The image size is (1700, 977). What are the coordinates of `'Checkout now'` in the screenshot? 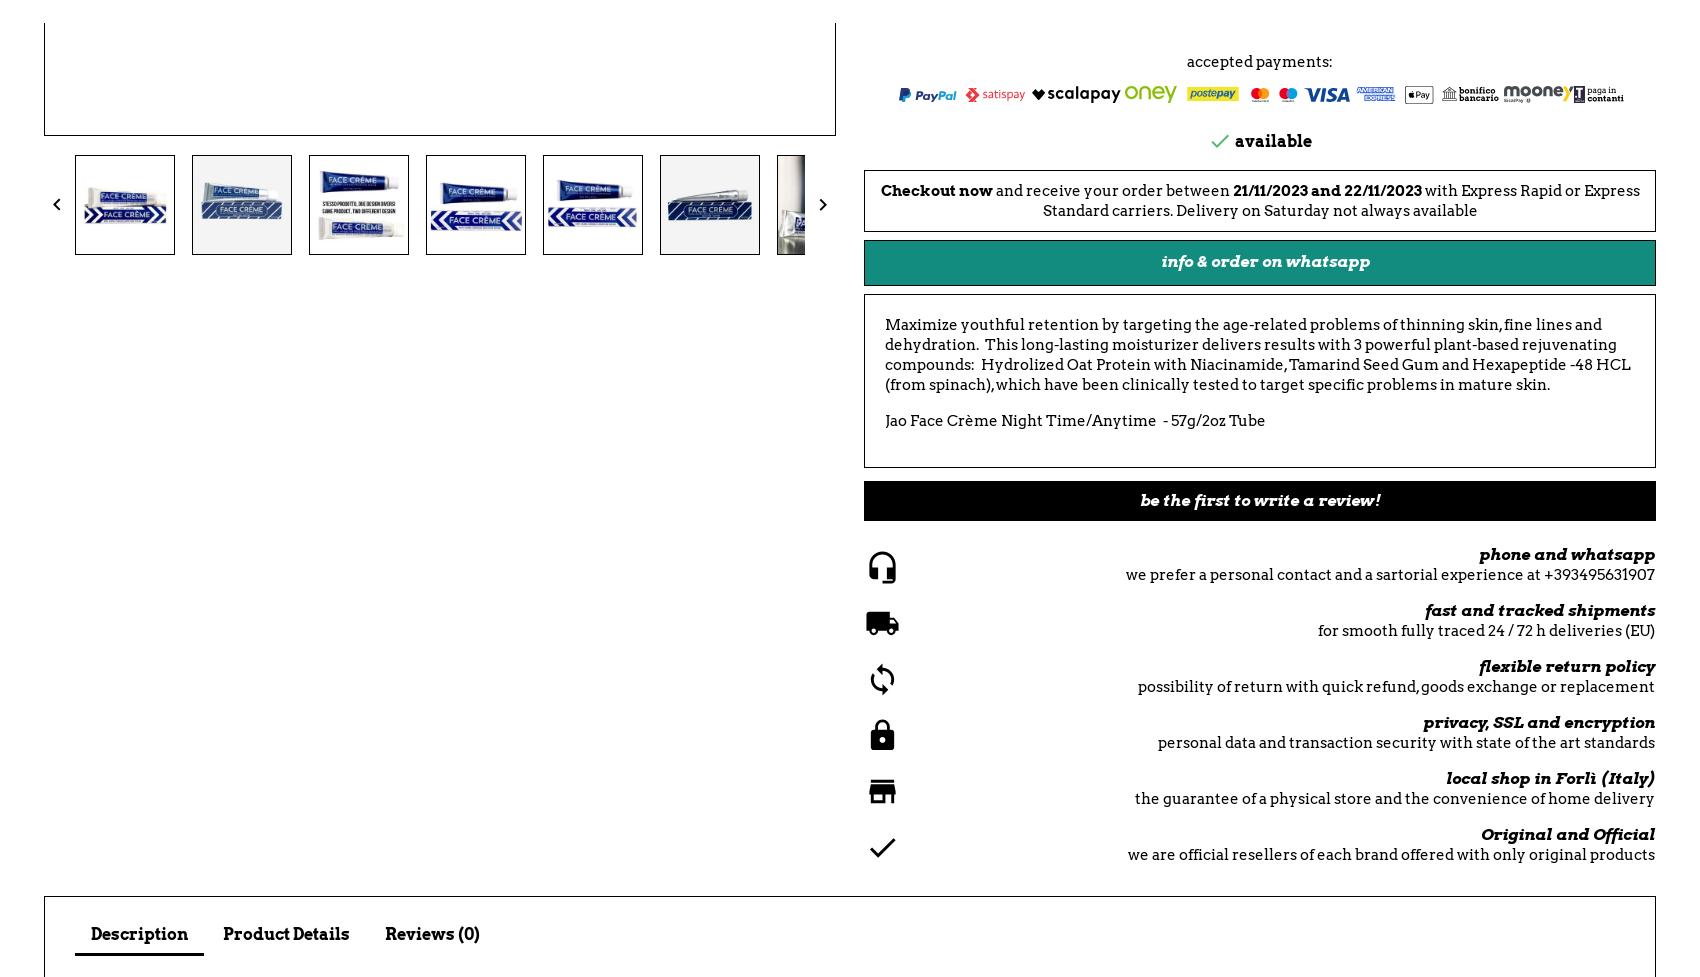 It's located at (879, 190).